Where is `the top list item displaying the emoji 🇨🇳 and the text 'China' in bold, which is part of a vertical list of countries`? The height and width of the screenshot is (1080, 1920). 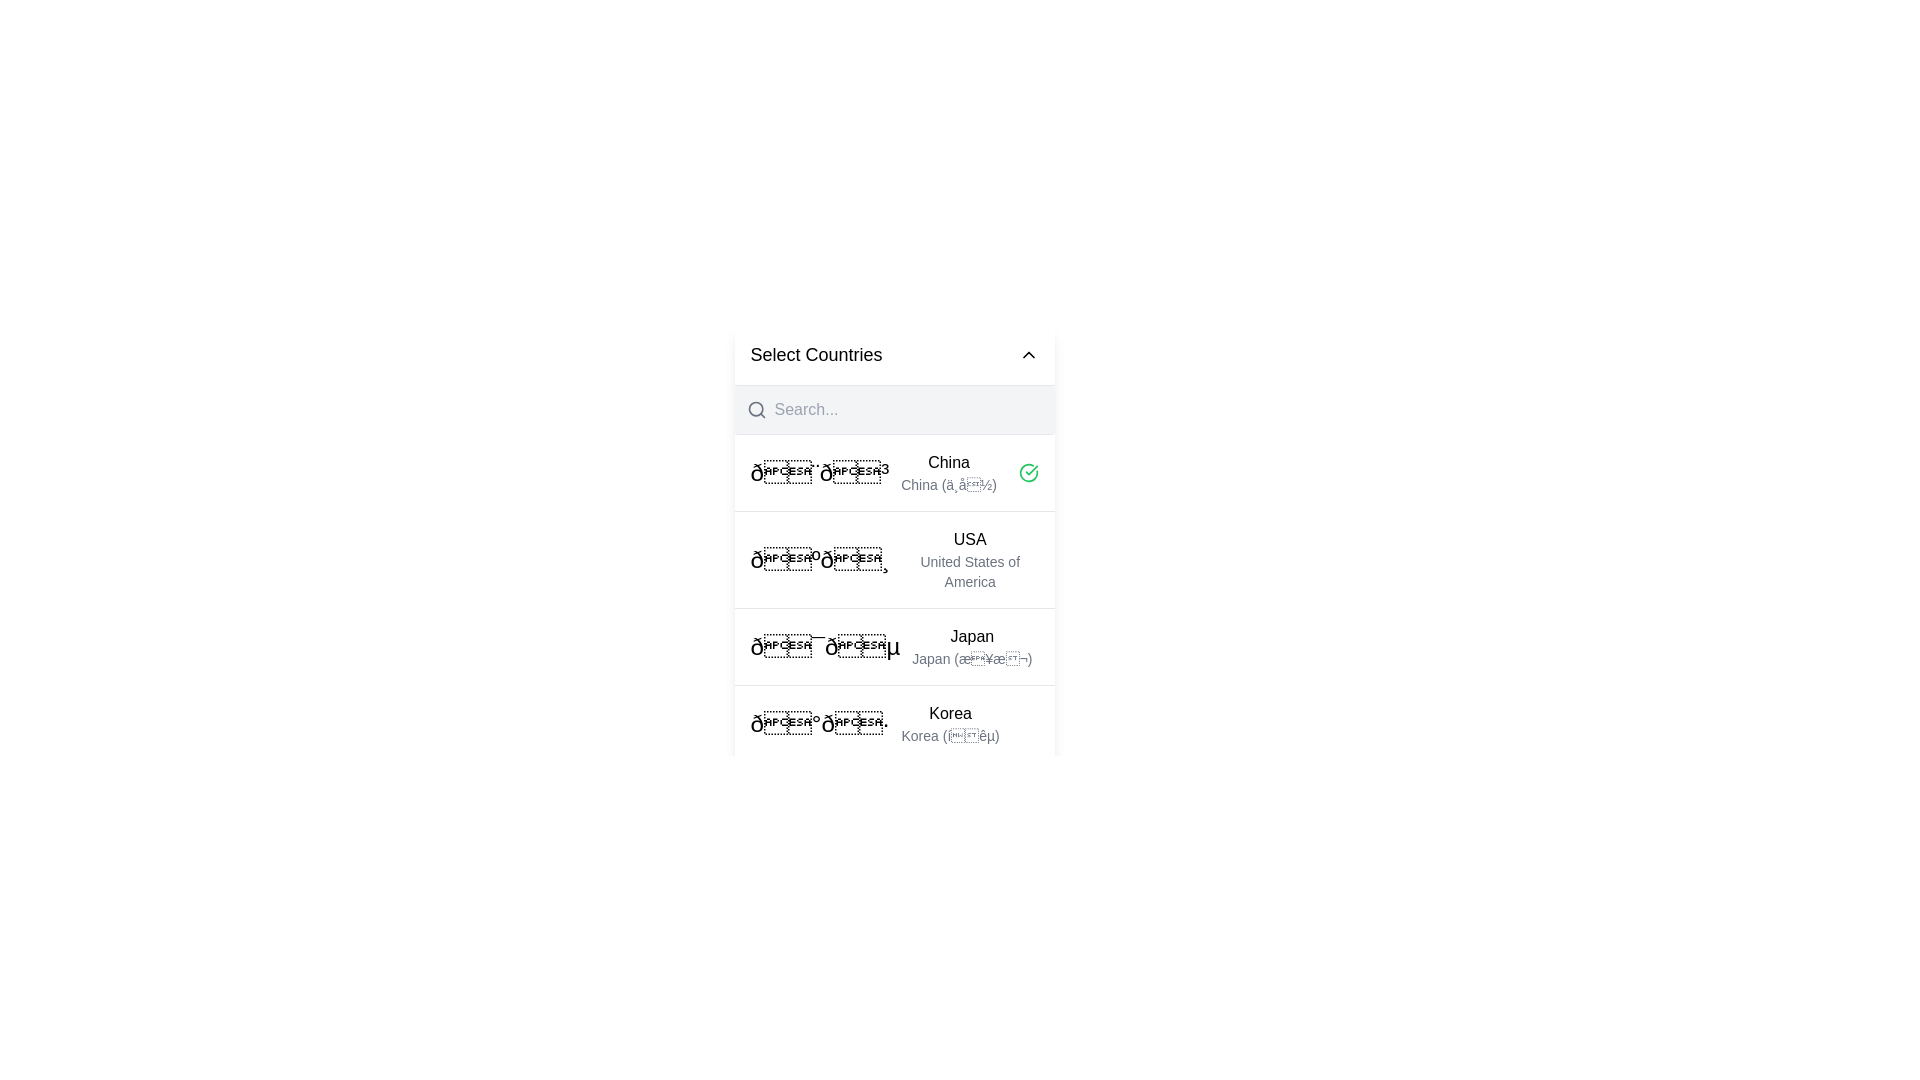 the top list item displaying the emoji 🇨🇳 and the text 'China' in bold, which is part of a vertical list of countries is located at coordinates (873, 473).